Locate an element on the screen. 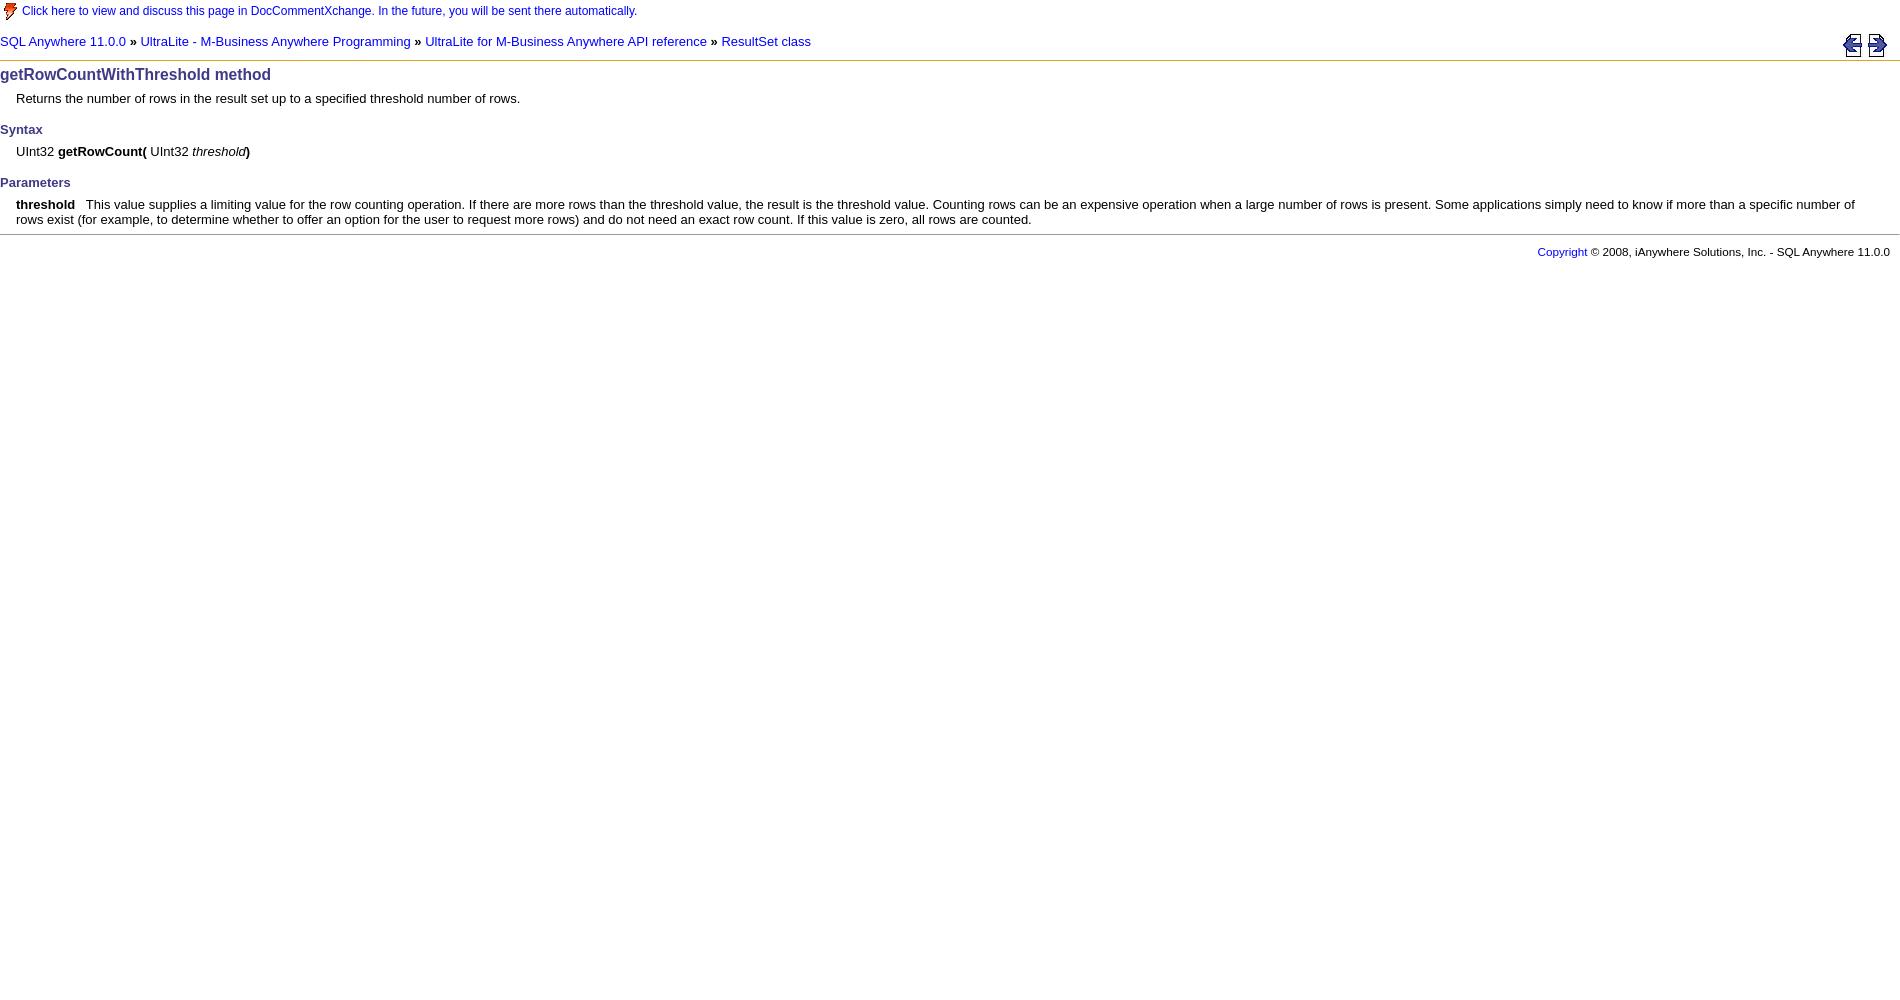 The width and height of the screenshot is (1900, 1000). 'Parameters' is located at coordinates (34, 182).